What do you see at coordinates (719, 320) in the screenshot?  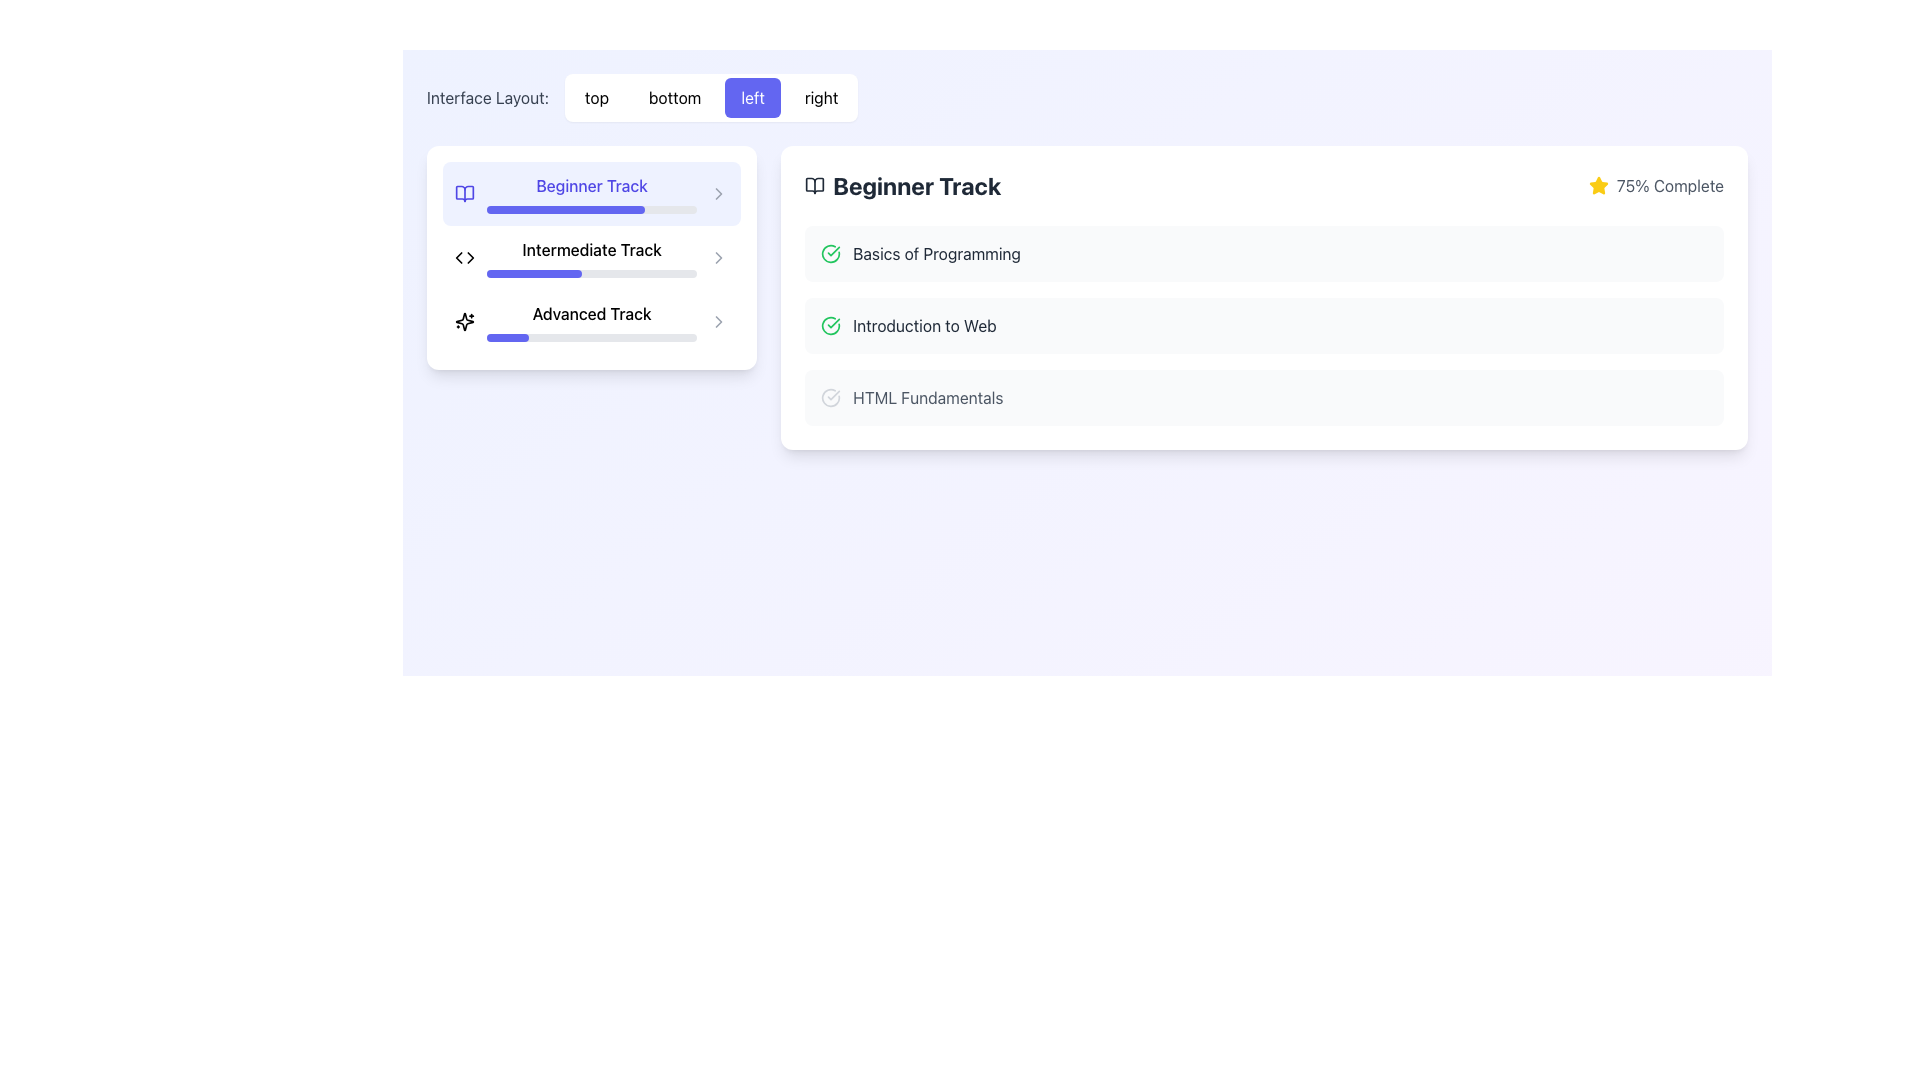 I see `the 'Advanced Track' menu option icon to highlight it` at bounding box center [719, 320].